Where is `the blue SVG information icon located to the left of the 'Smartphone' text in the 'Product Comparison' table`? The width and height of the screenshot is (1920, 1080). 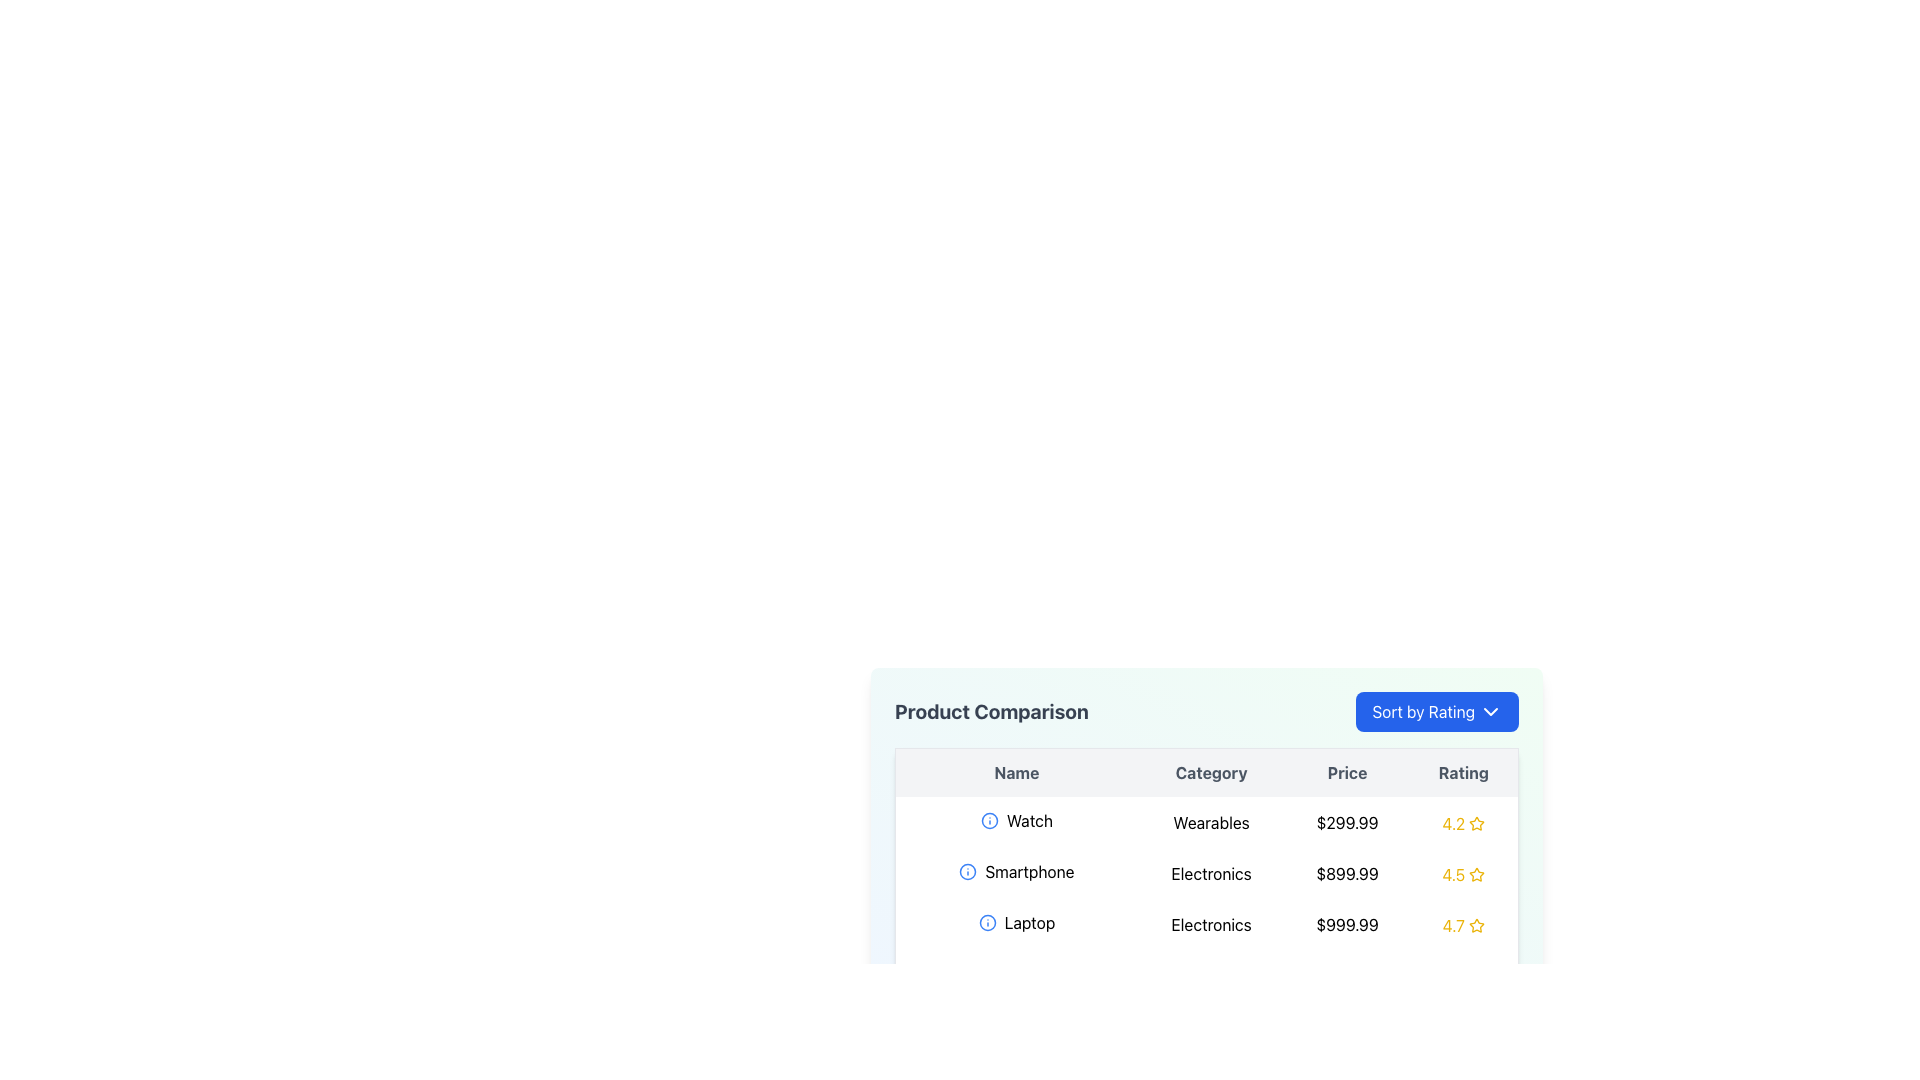 the blue SVG information icon located to the left of the 'Smartphone' text in the 'Product Comparison' table is located at coordinates (968, 870).